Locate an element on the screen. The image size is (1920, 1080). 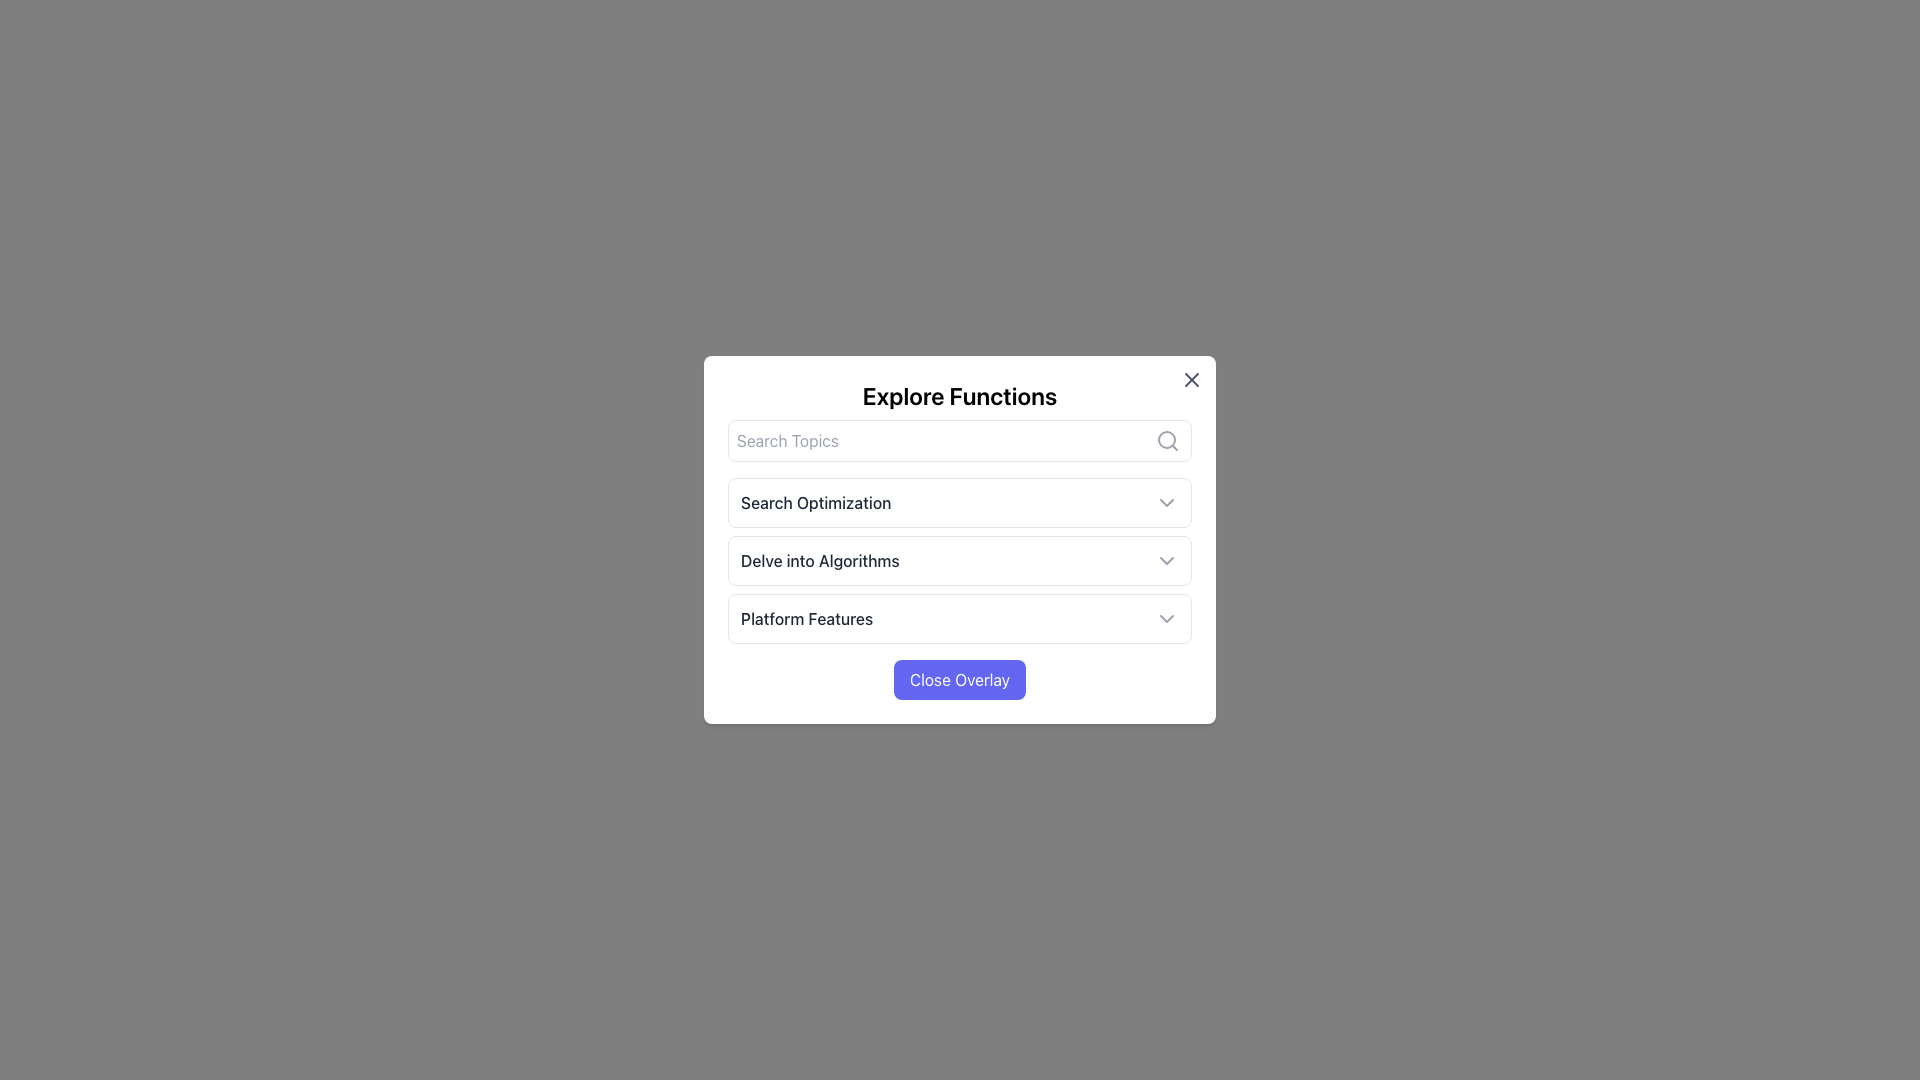
the first interactive dropdown menu item related to 'Search Optimization' in the modal titled 'Explore Functions' is located at coordinates (960, 501).